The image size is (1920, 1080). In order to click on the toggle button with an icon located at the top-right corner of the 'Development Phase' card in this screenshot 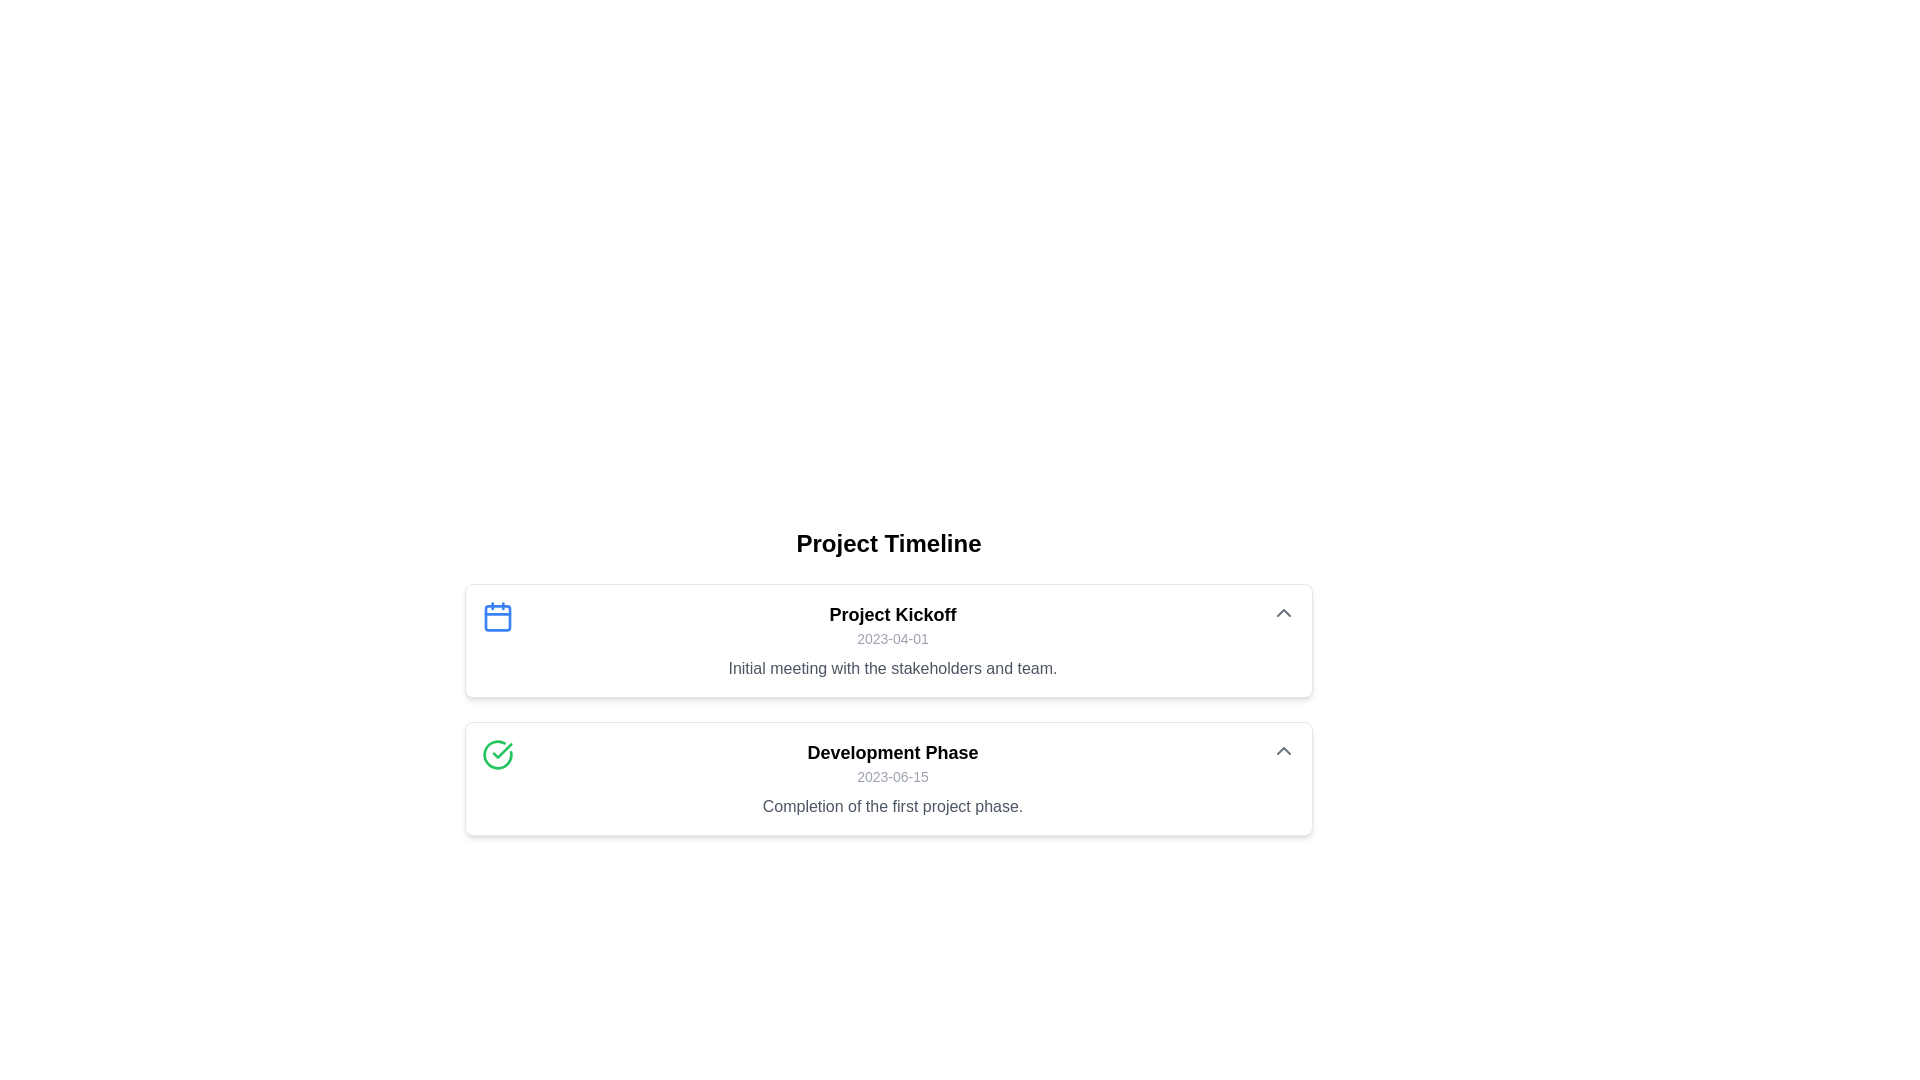, I will do `click(1283, 751)`.